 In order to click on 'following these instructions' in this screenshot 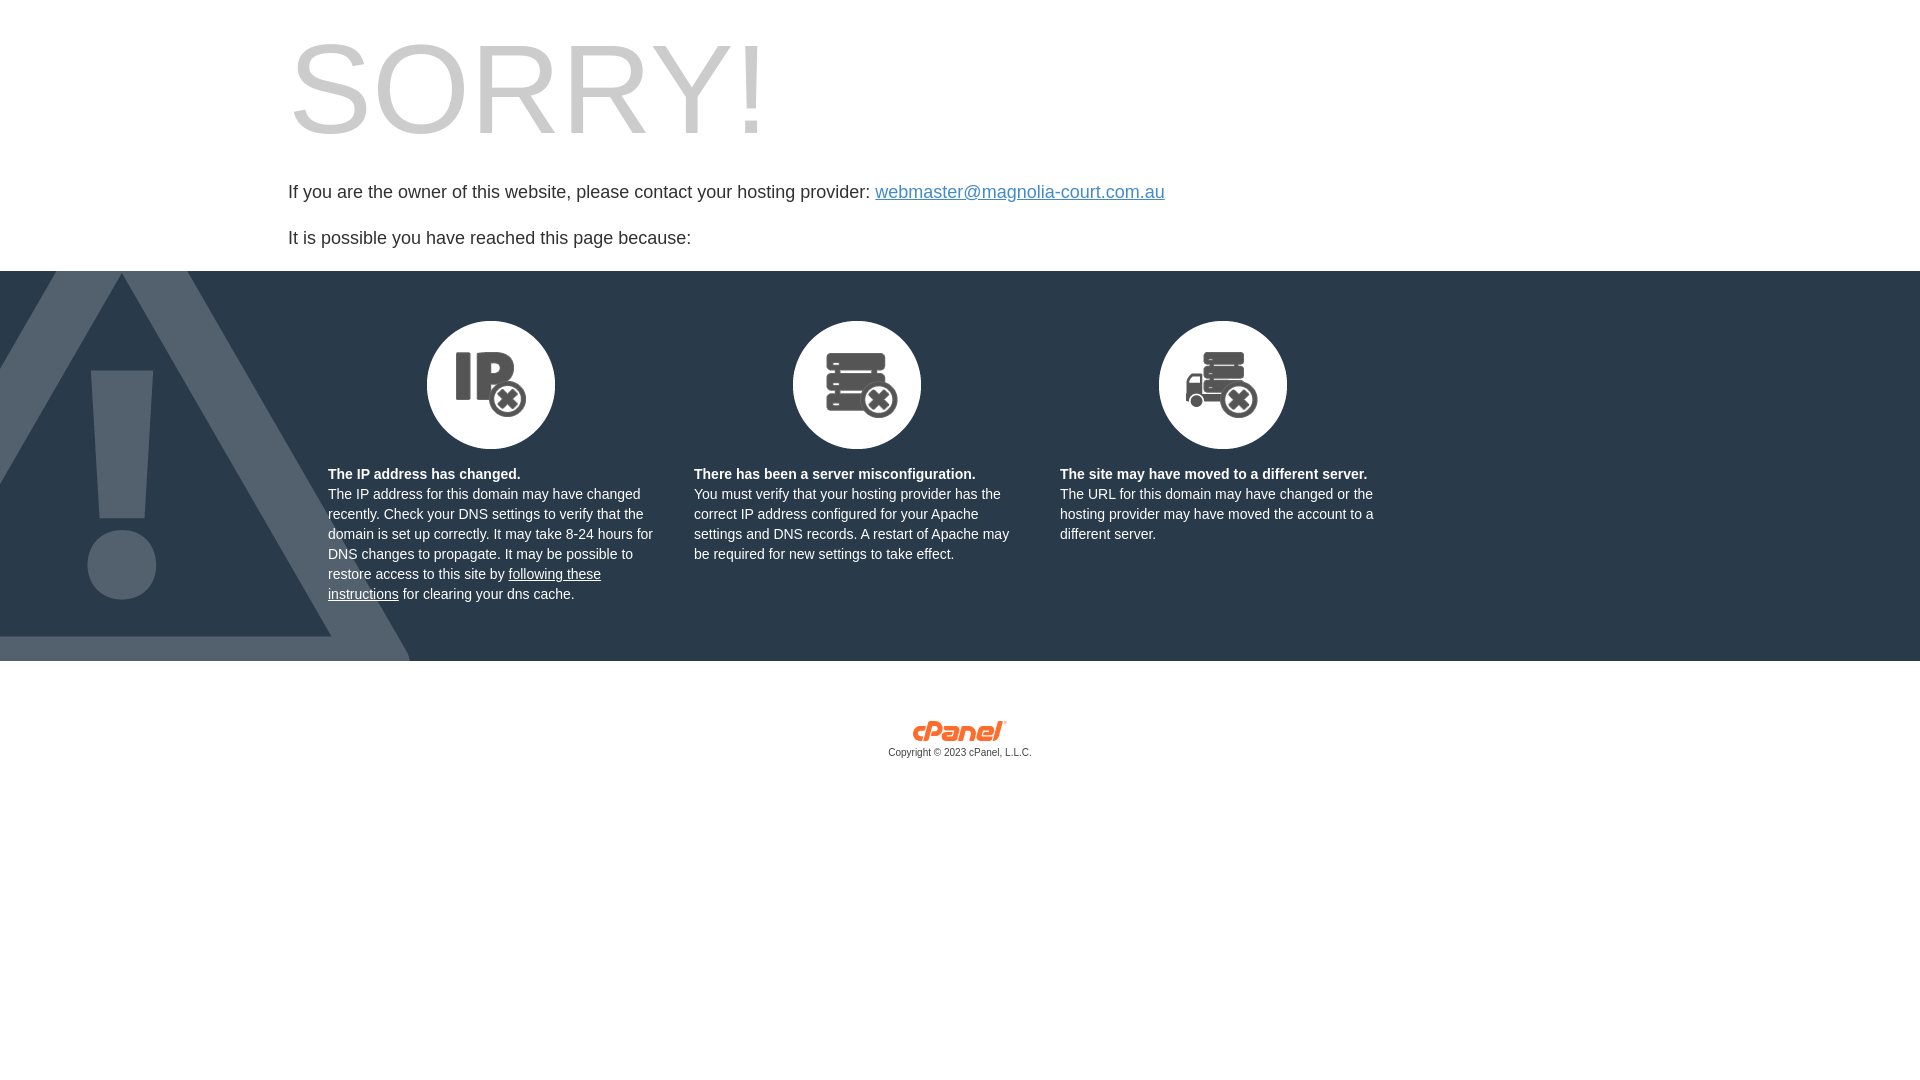, I will do `click(463, 583)`.